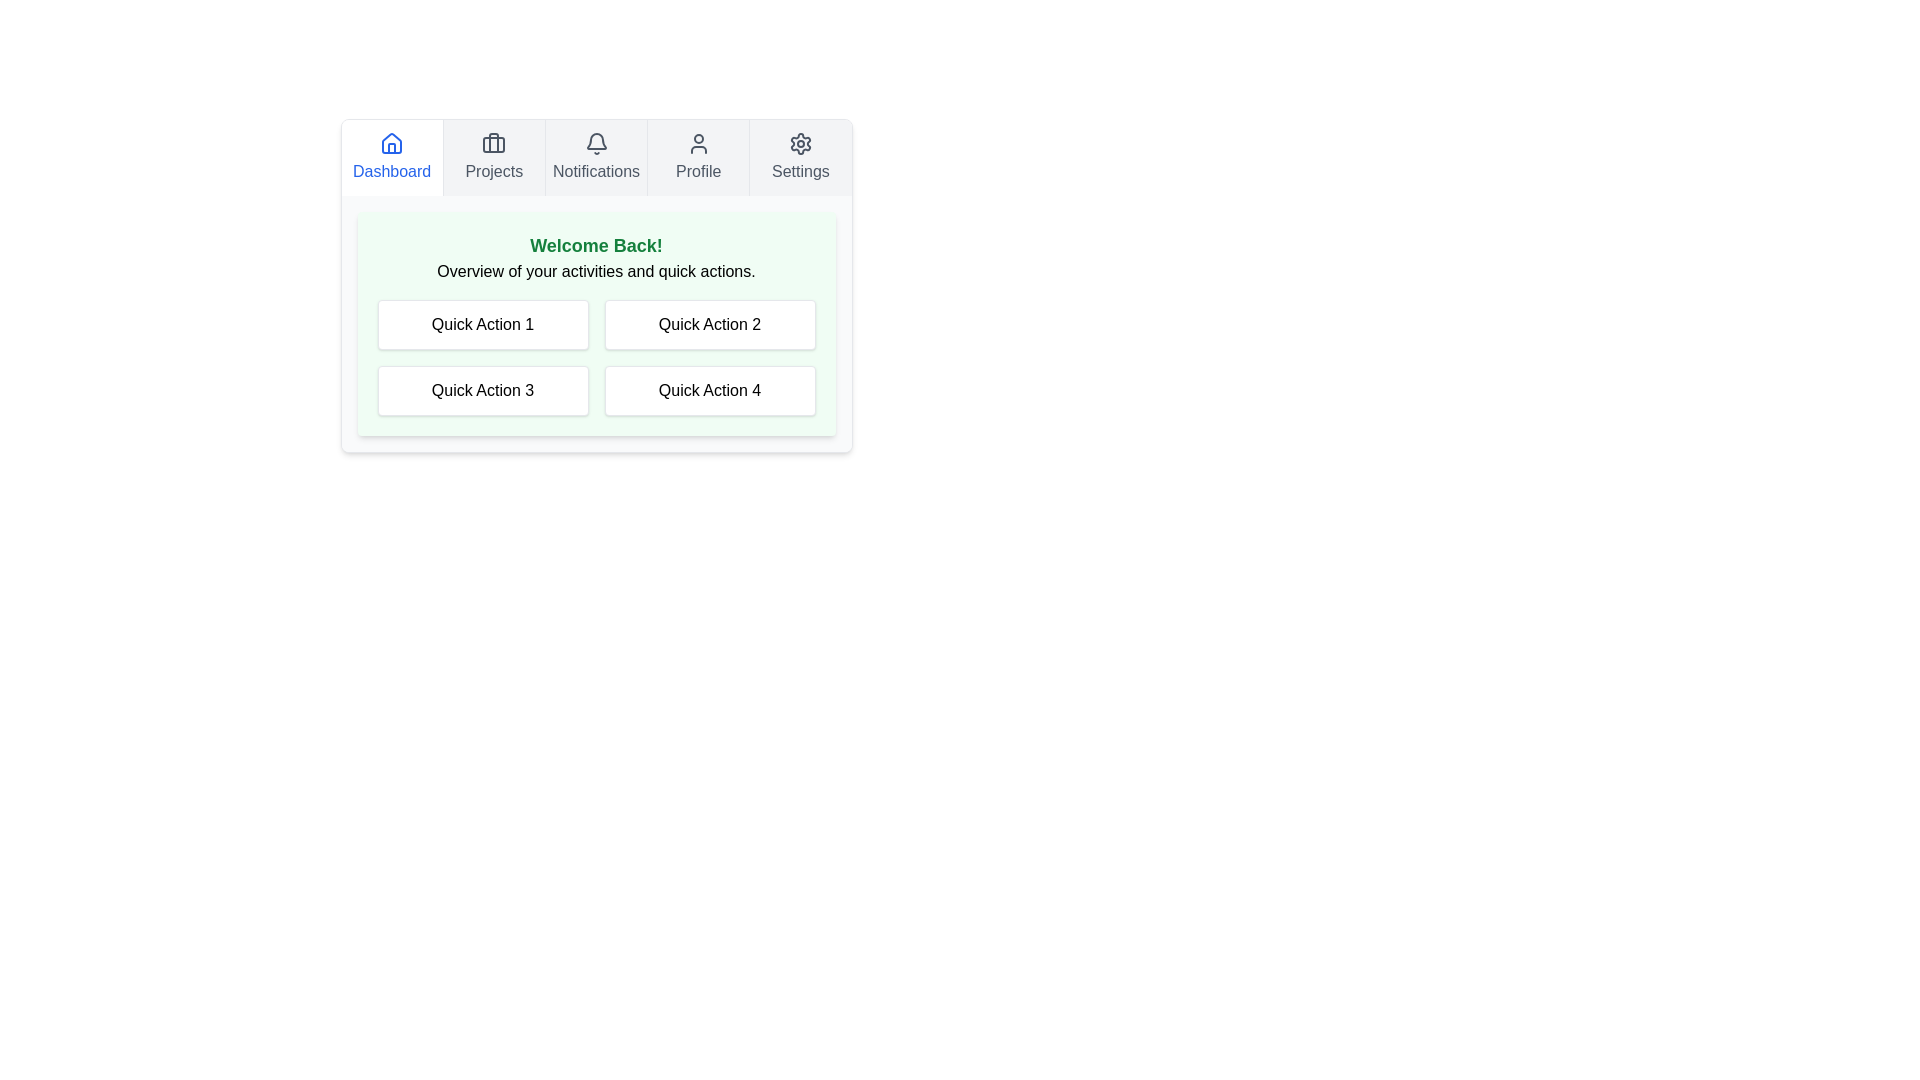  Describe the element at coordinates (594, 157) in the screenshot. I see `the navigation button for Notifications, which is the third item in the horizontal menu between 'Projects' and 'Profile'` at that location.